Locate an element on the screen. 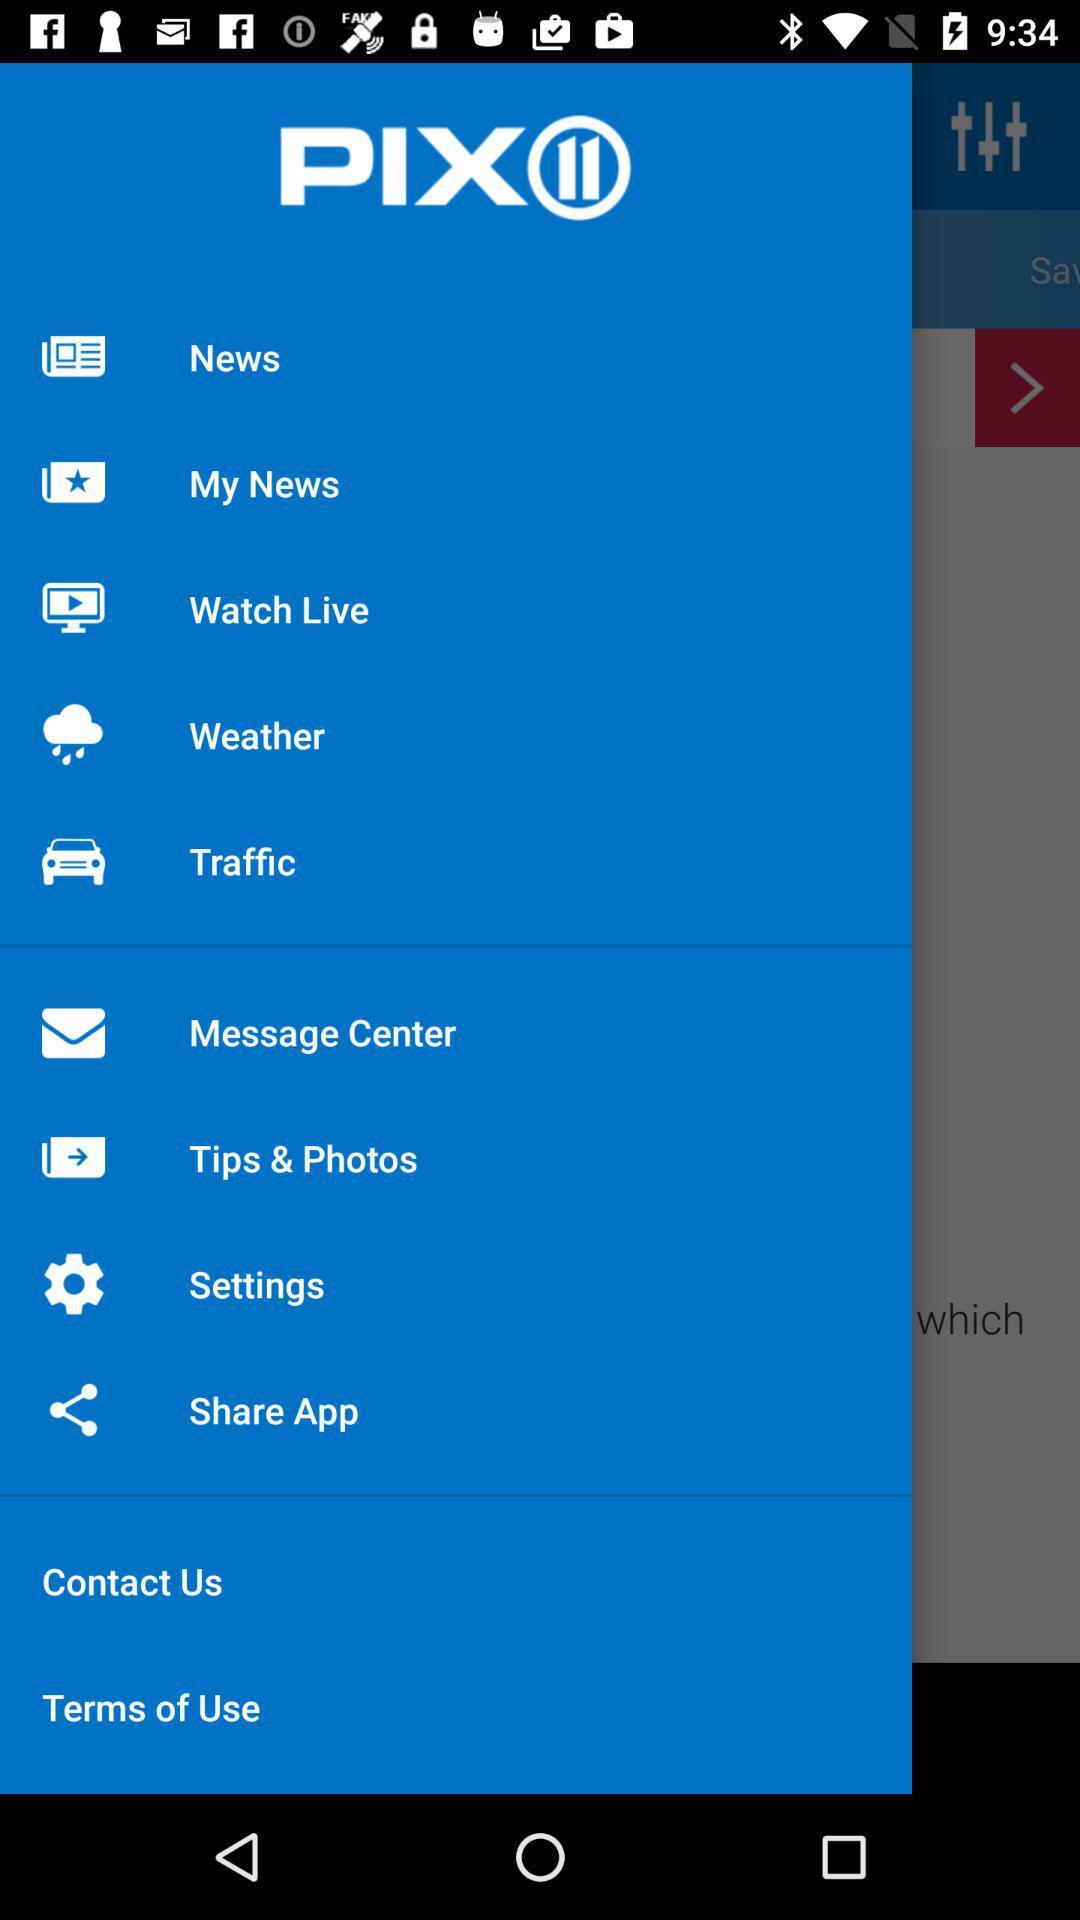 This screenshot has height=1920, width=1080. the sliders icon is located at coordinates (987, 135).